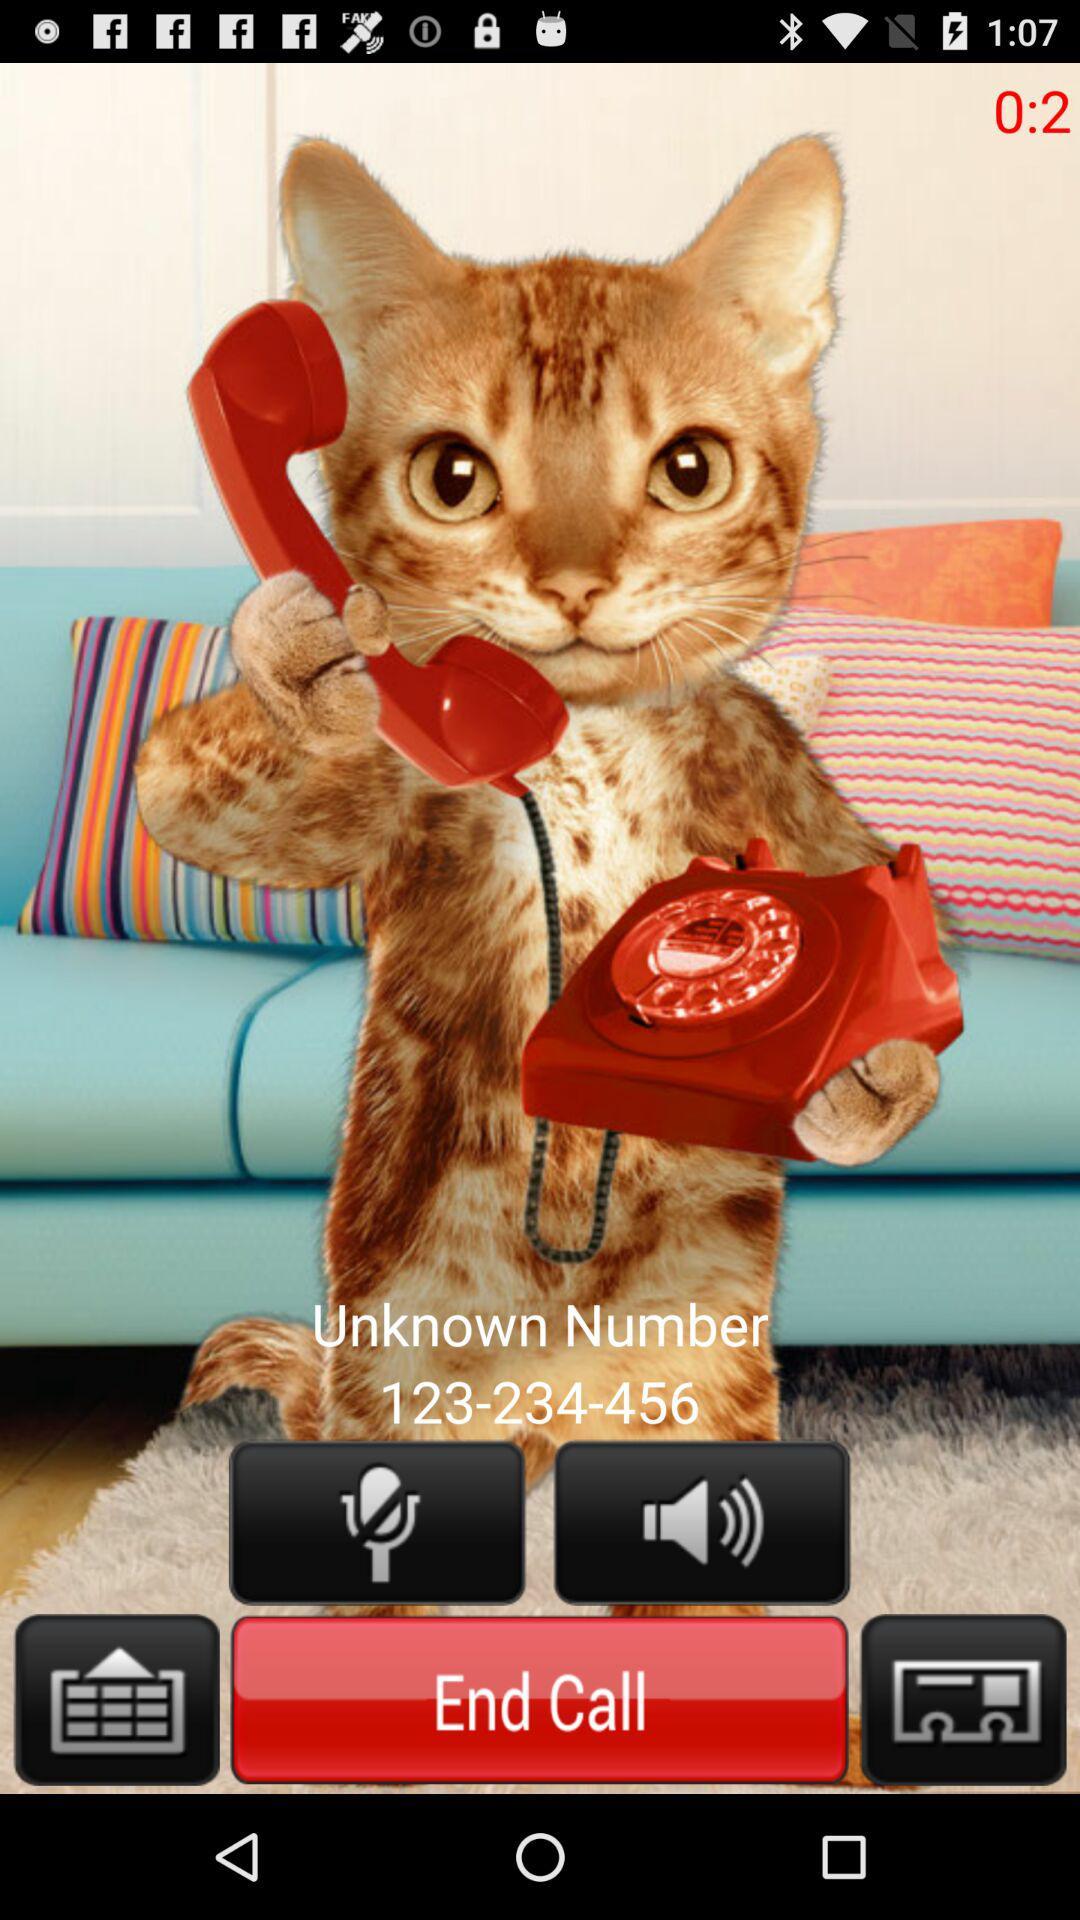 This screenshot has width=1080, height=1920. What do you see at coordinates (538, 1698) in the screenshot?
I see `end call` at bounding box center [538, 1698].